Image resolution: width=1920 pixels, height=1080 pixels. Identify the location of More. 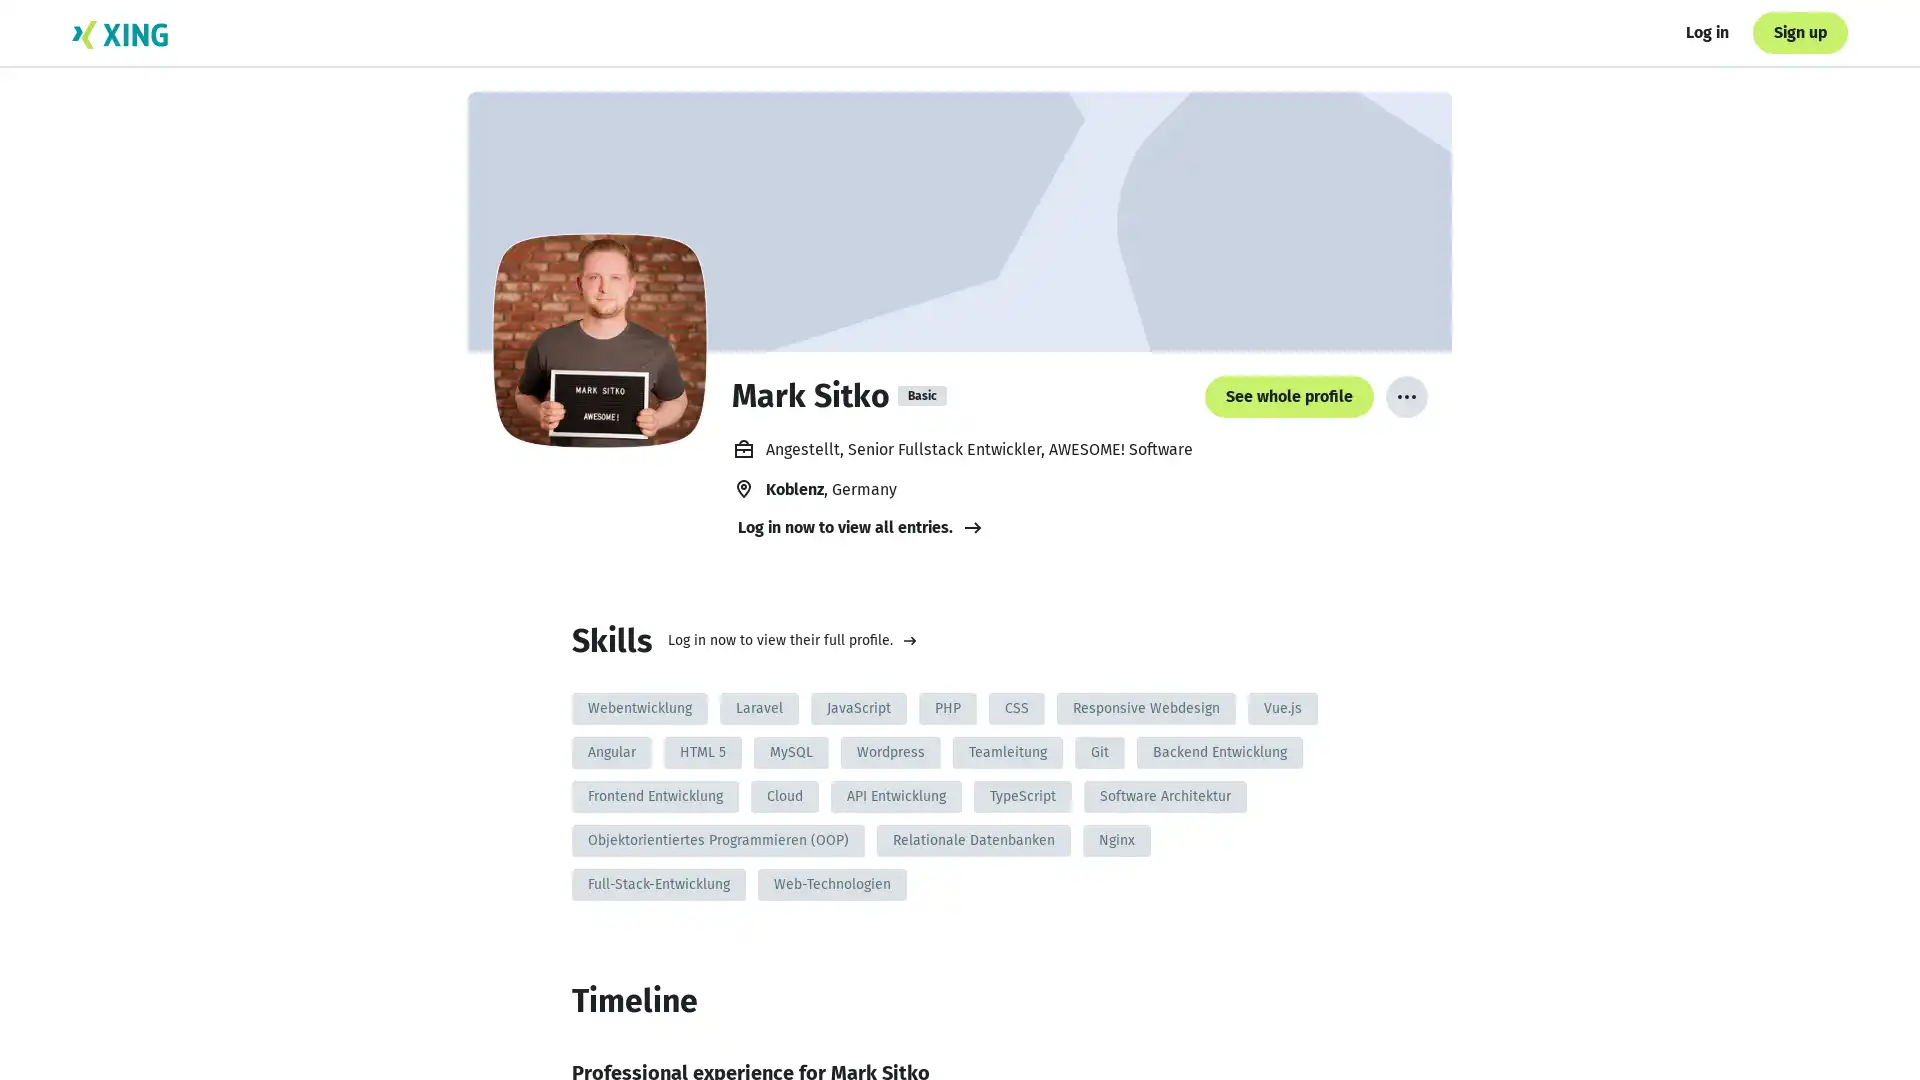
(1405, 397).